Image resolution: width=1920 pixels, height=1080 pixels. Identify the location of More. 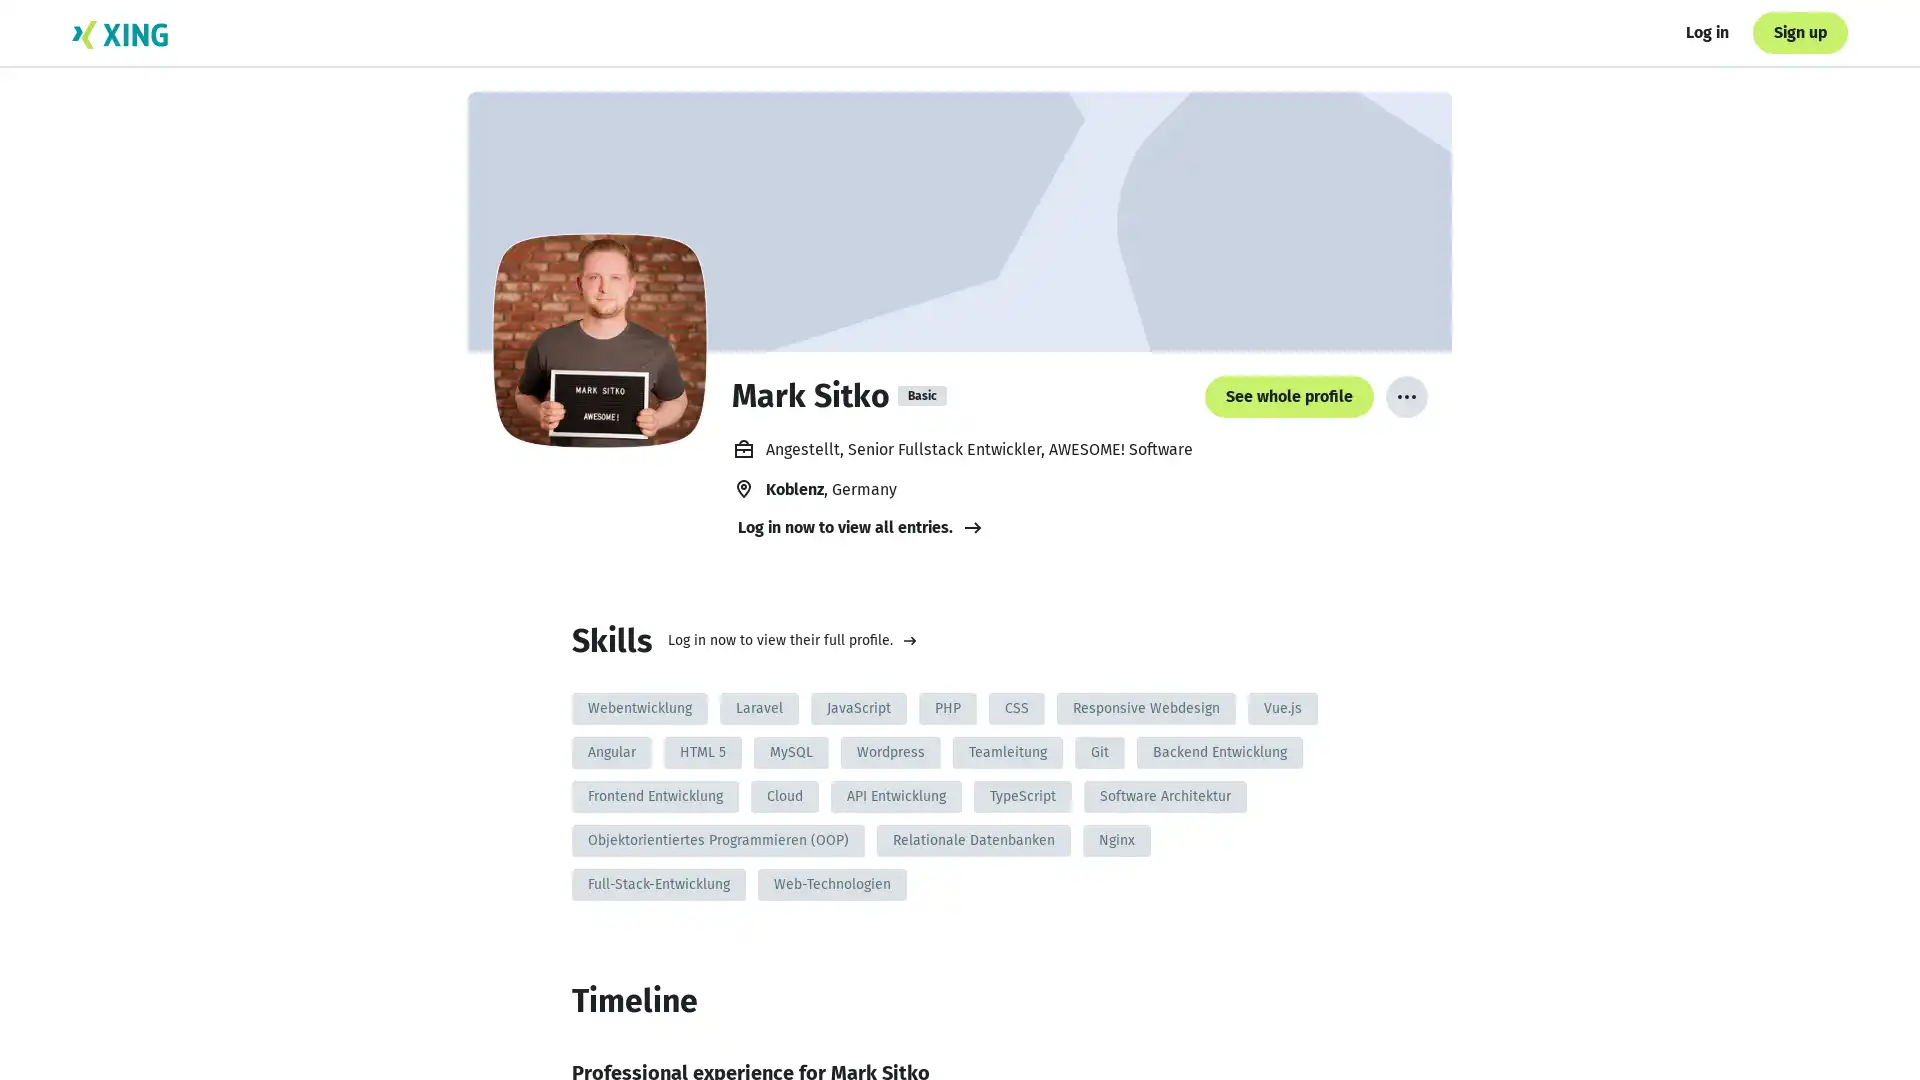
(1405, 397).